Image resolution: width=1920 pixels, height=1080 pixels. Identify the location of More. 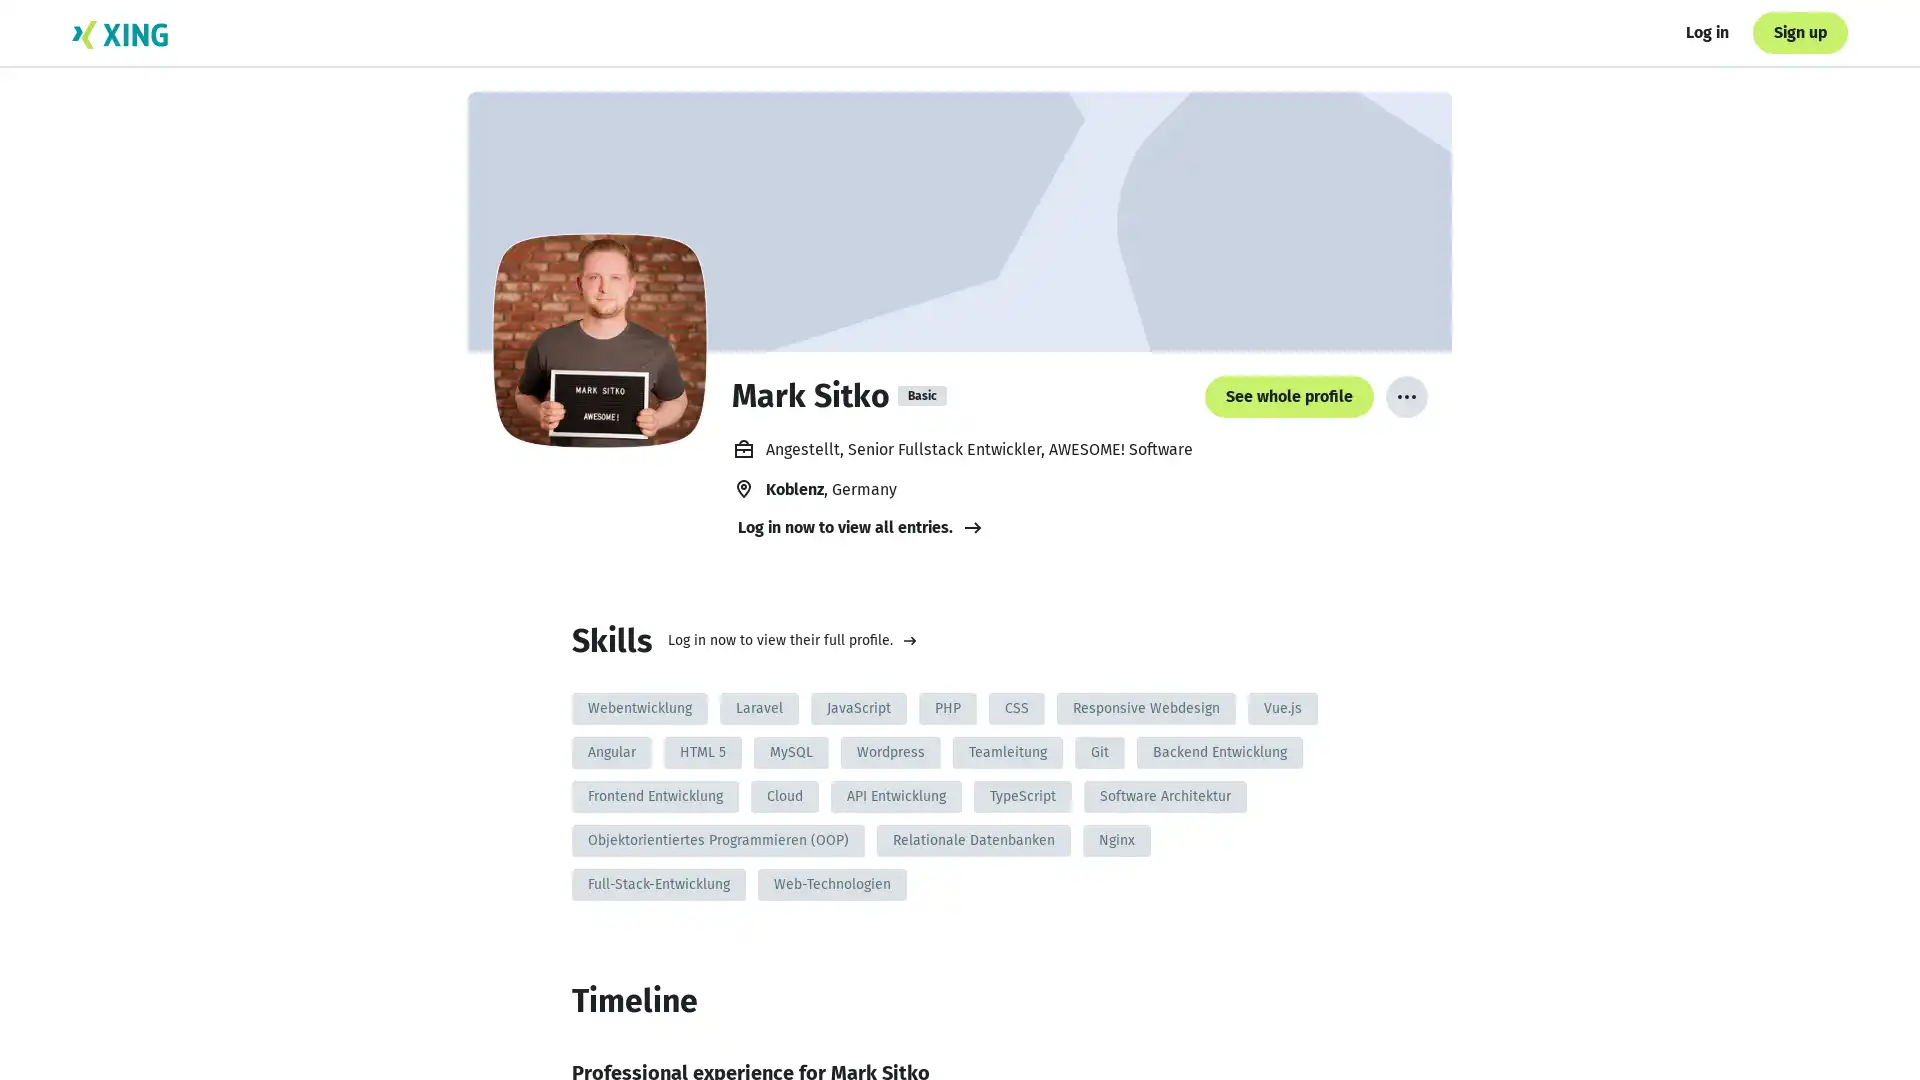
(1405, 397).